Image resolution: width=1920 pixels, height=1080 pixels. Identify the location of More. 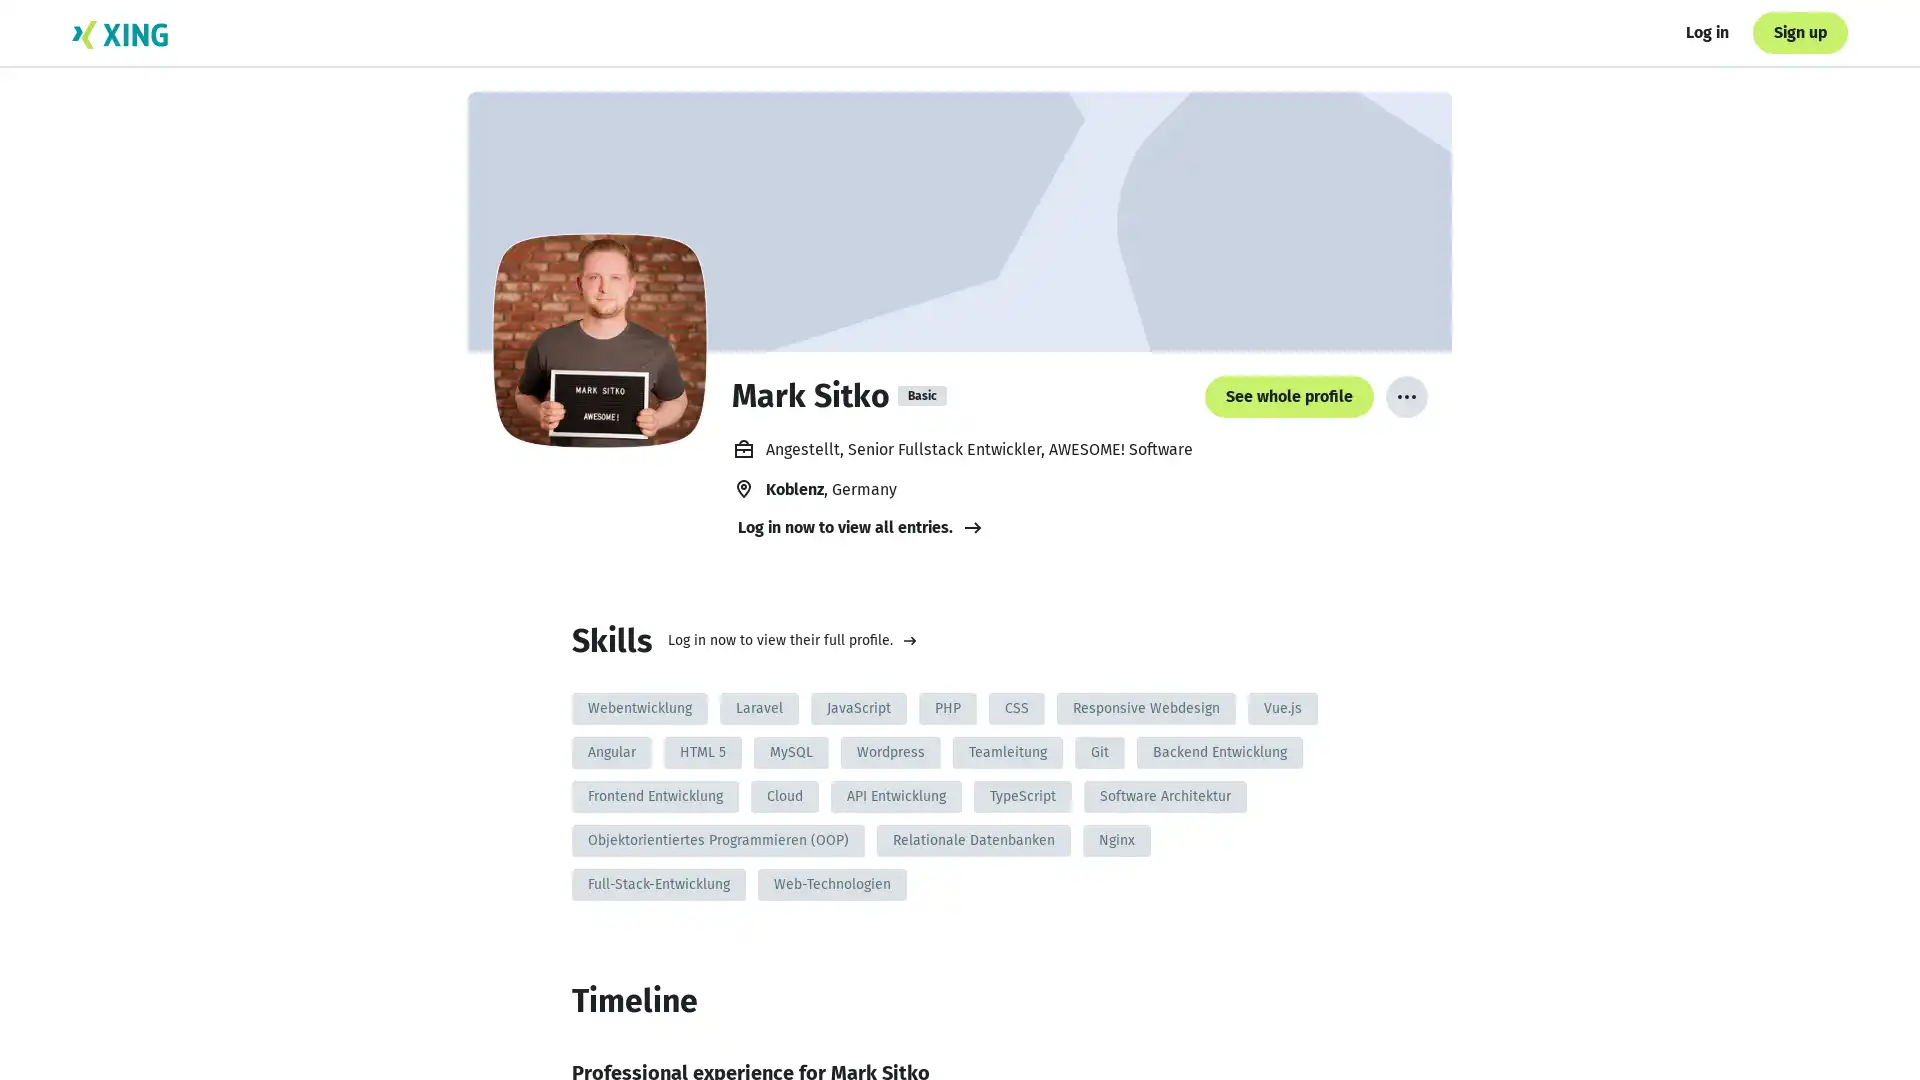
(1405, 397).